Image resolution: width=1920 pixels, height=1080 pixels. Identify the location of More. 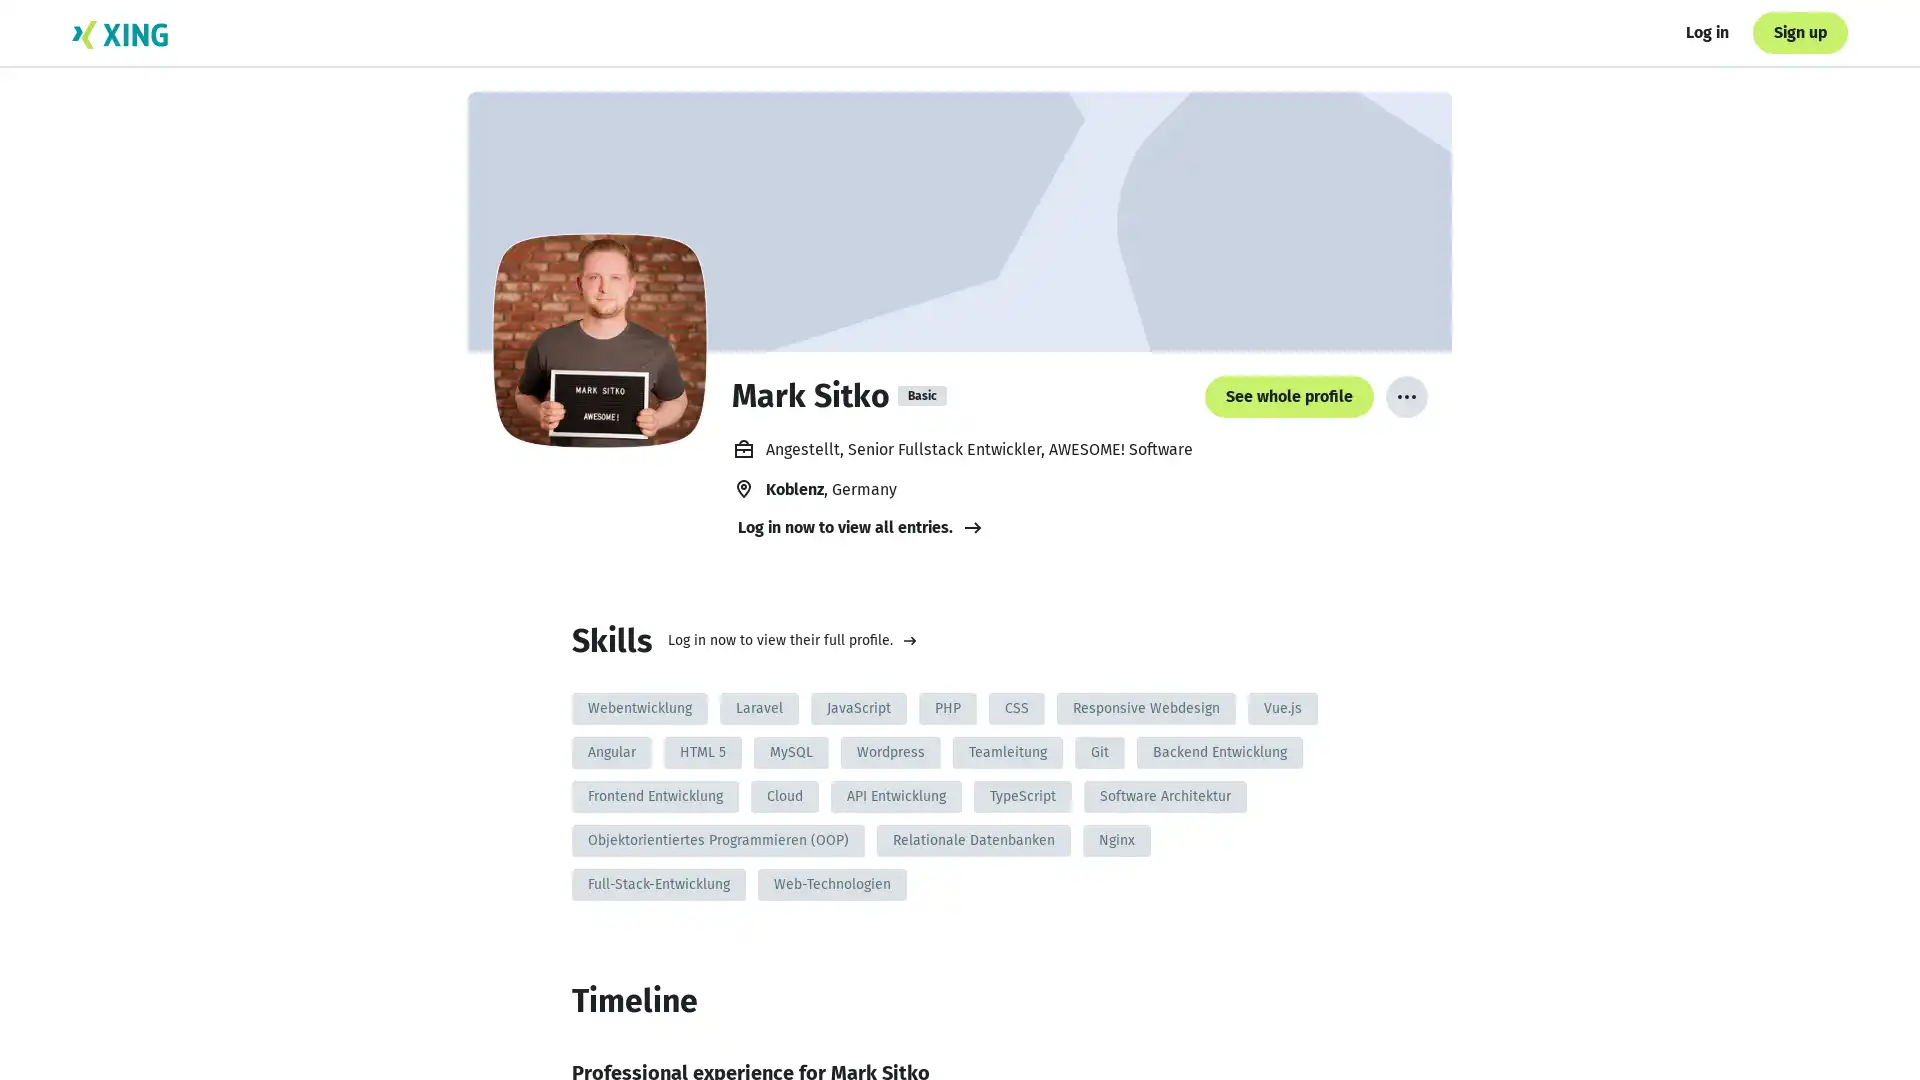
(1405, 397).